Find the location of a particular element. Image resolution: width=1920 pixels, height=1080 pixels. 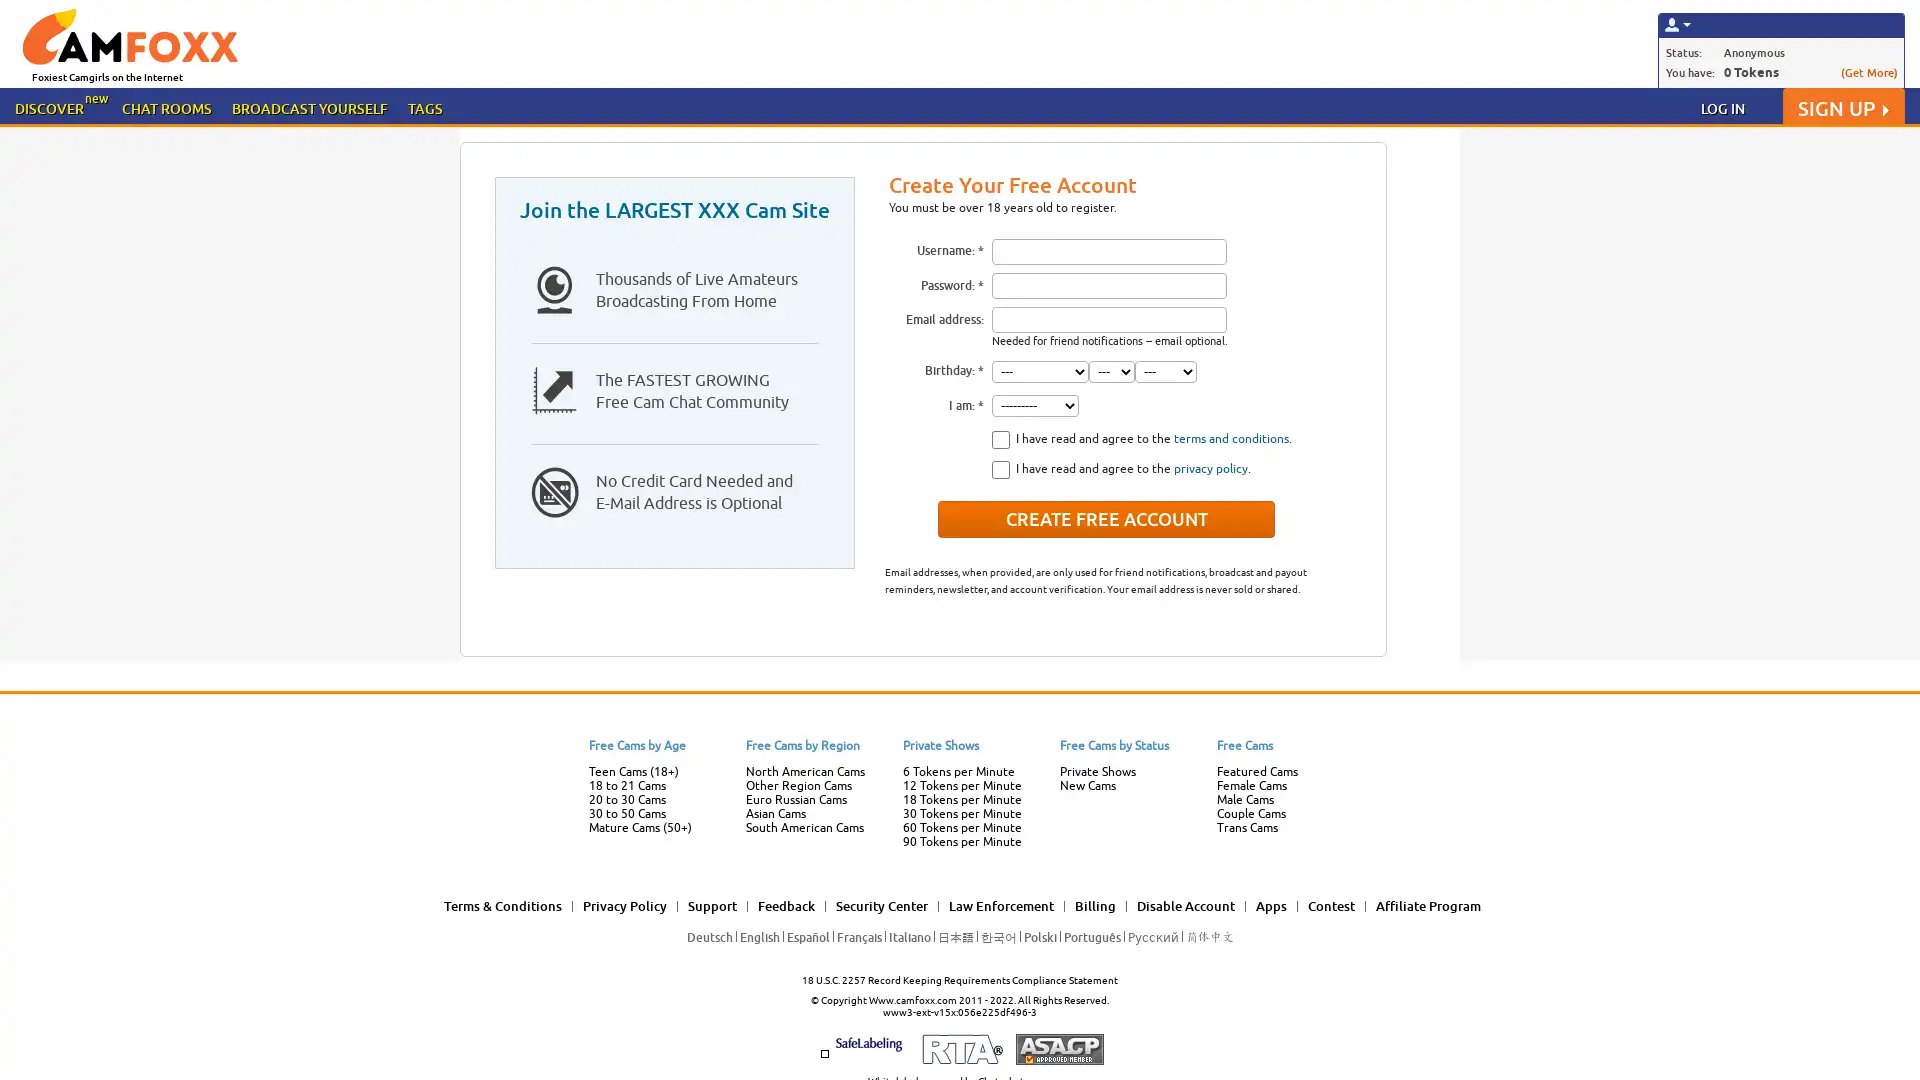

Portugues is located at coordinates (1091, 937).